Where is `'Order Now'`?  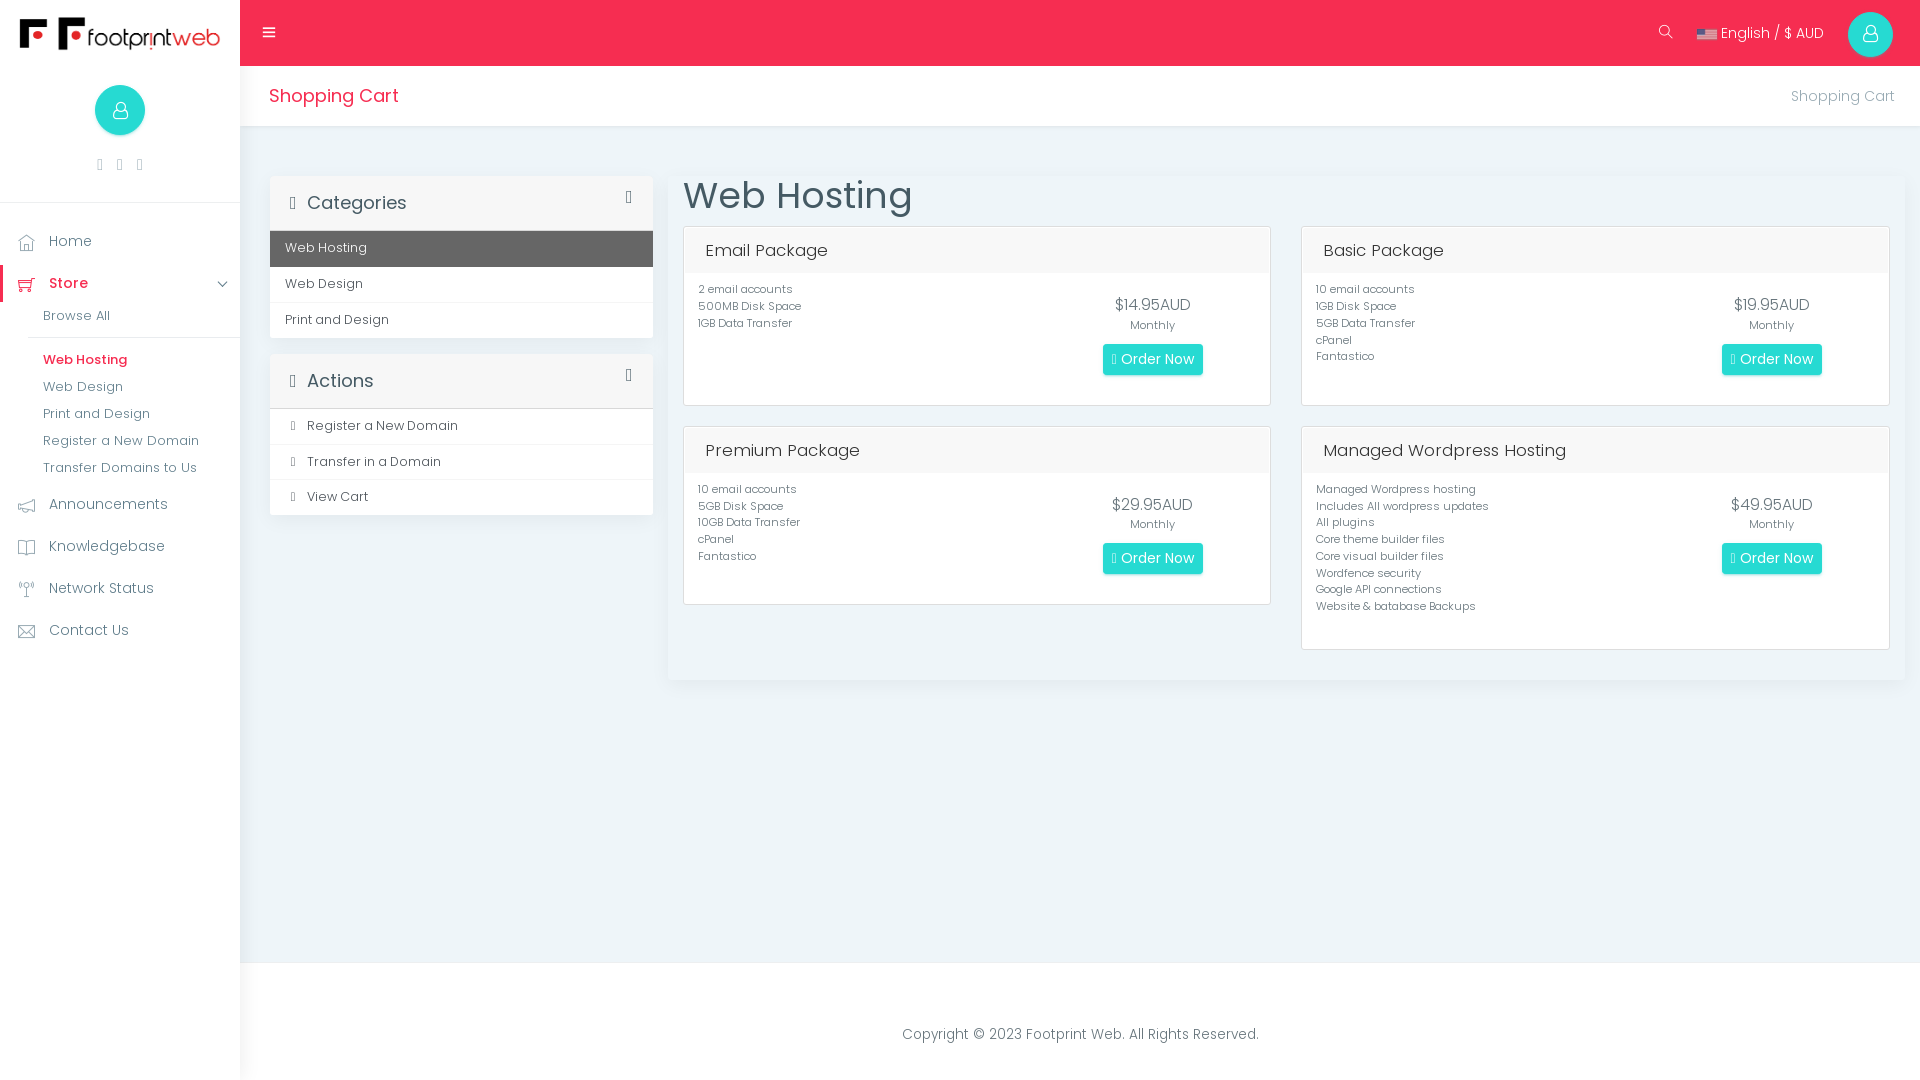 'Order Now' is located at coordinates (1721, 358).